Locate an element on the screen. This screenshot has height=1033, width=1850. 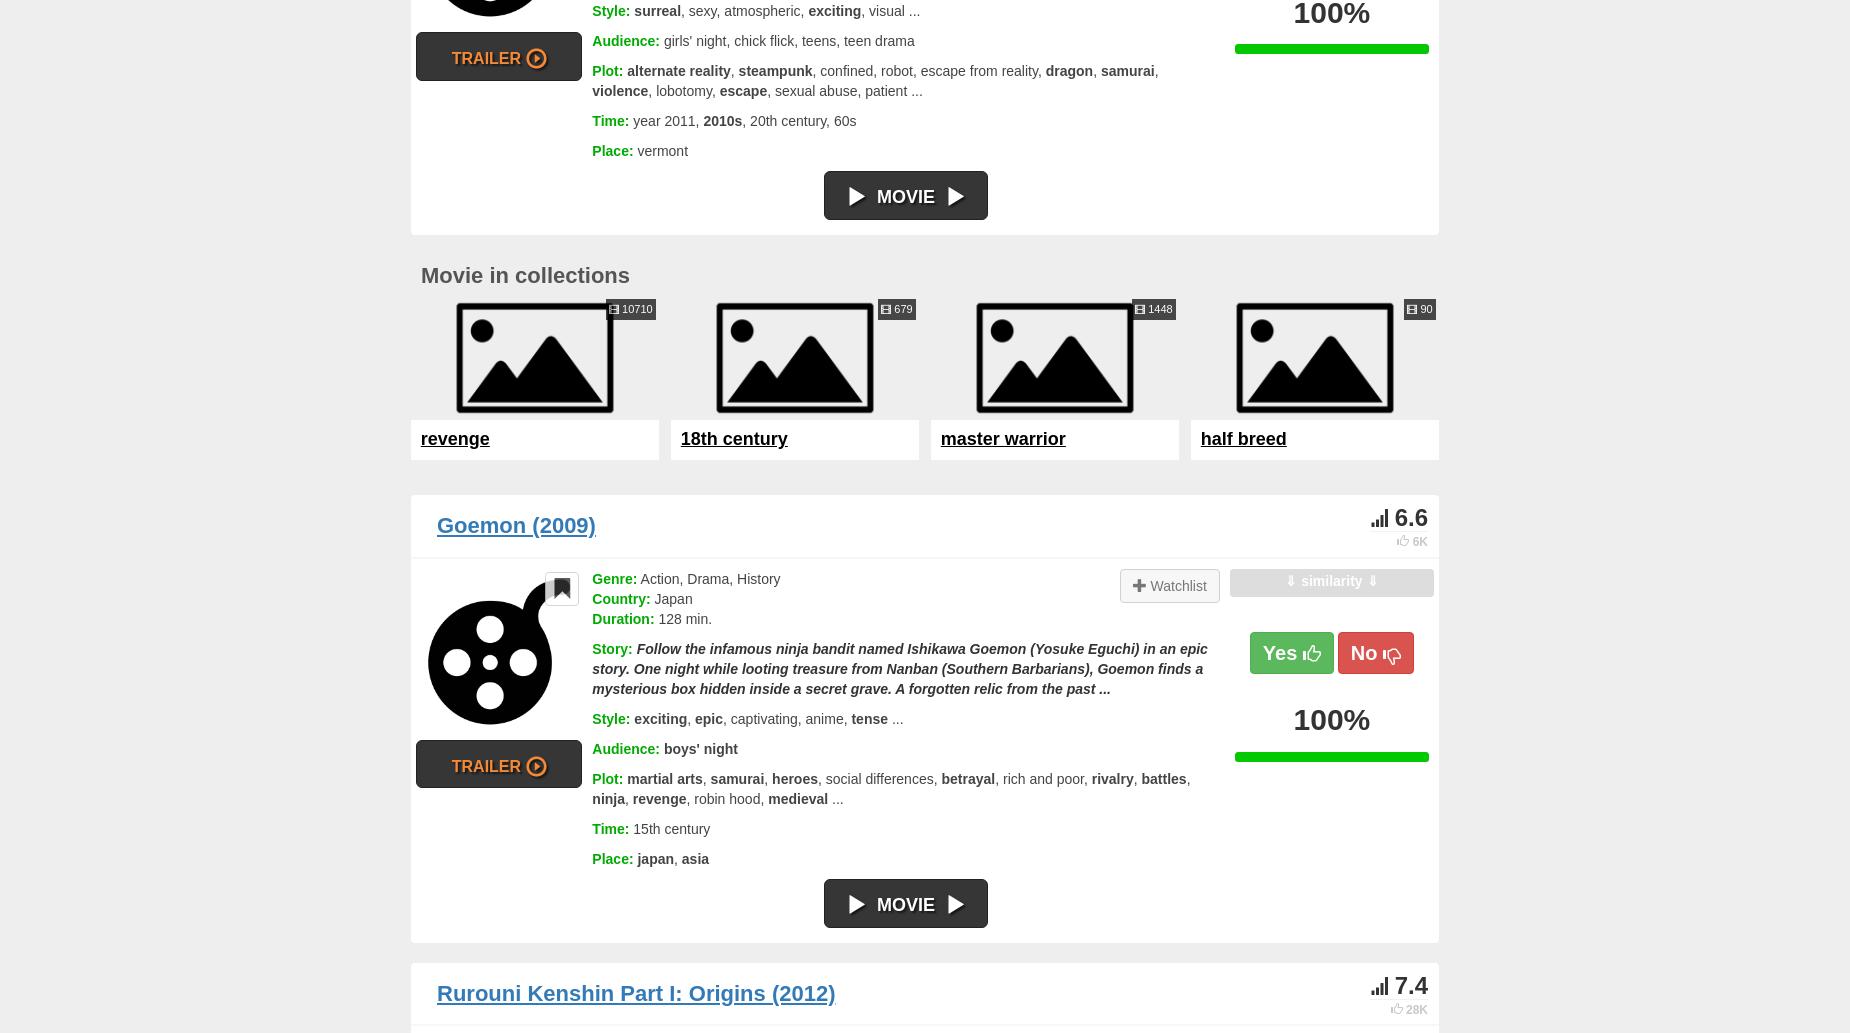
'half breed' is located at coordinates (1242, 439).